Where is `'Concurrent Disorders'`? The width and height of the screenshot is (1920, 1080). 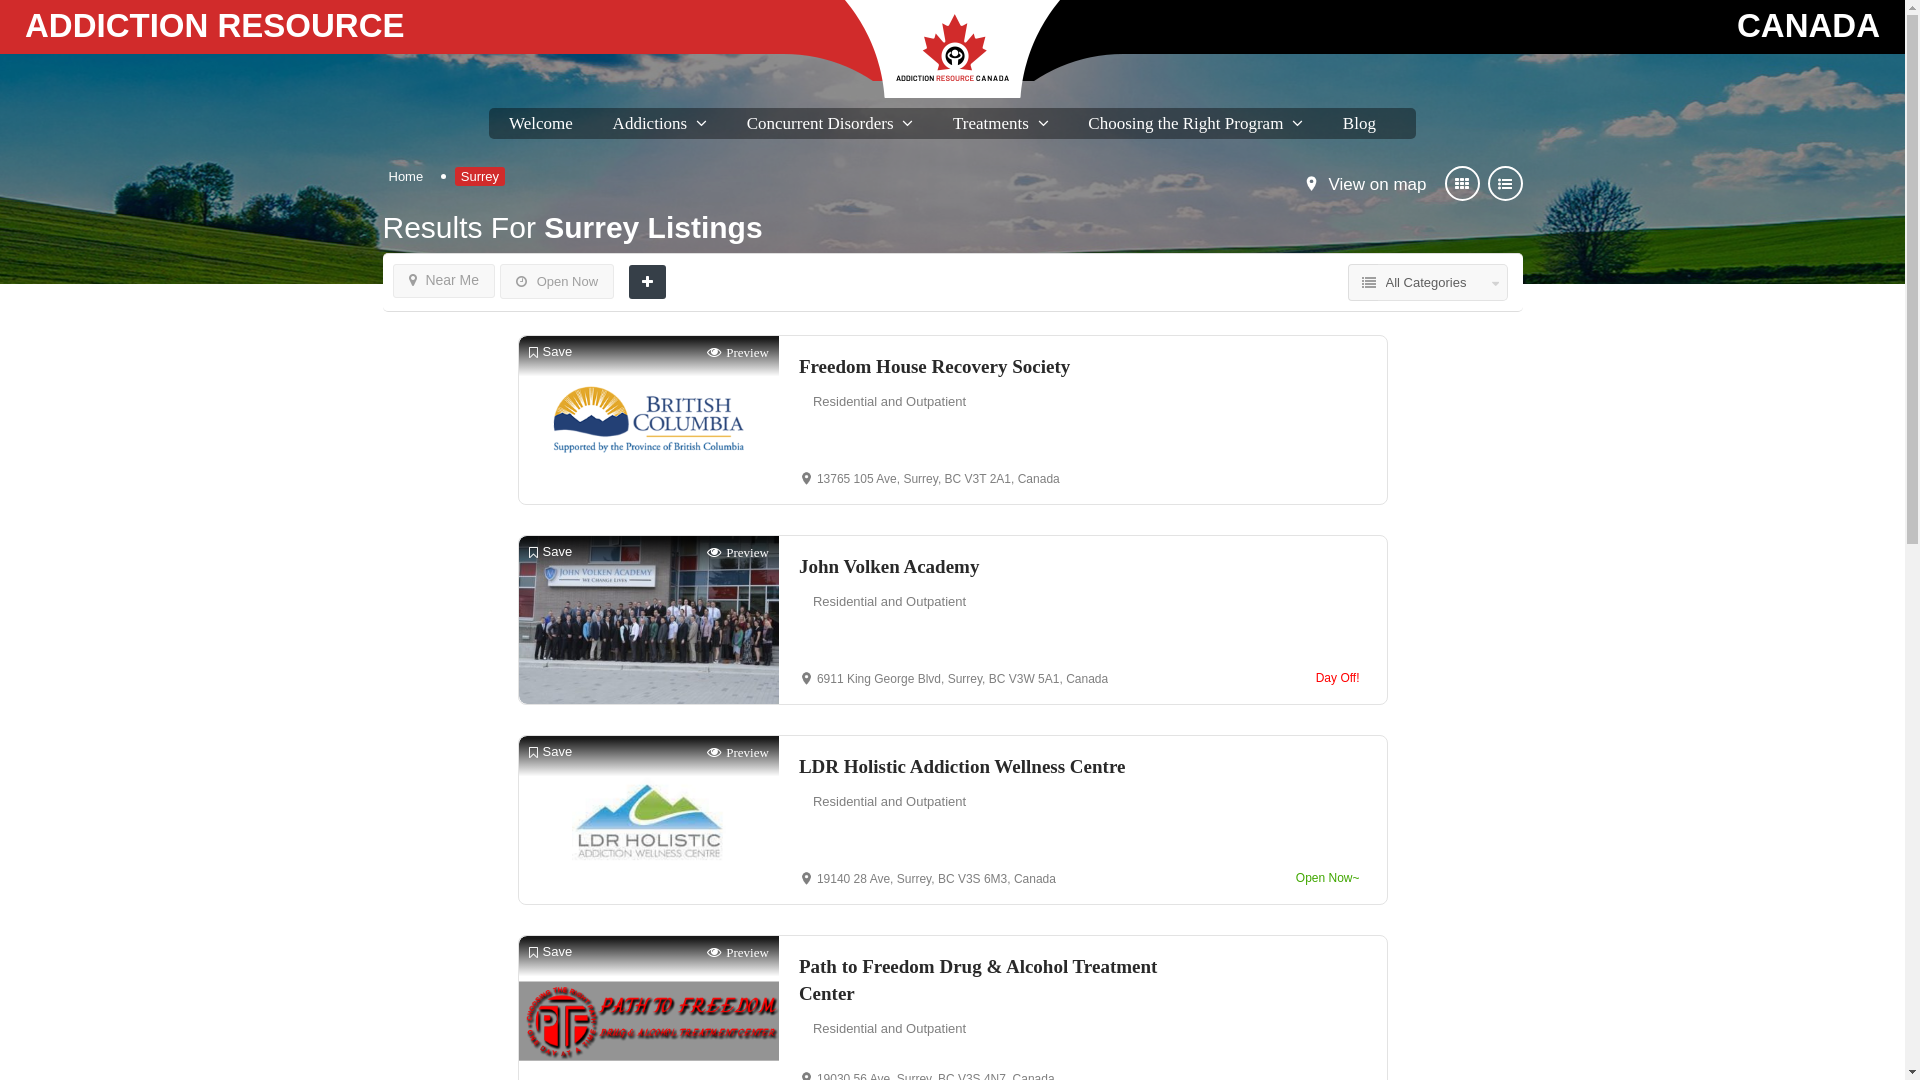 'Concurrent Disorders' is located at coordinates (746, 123).